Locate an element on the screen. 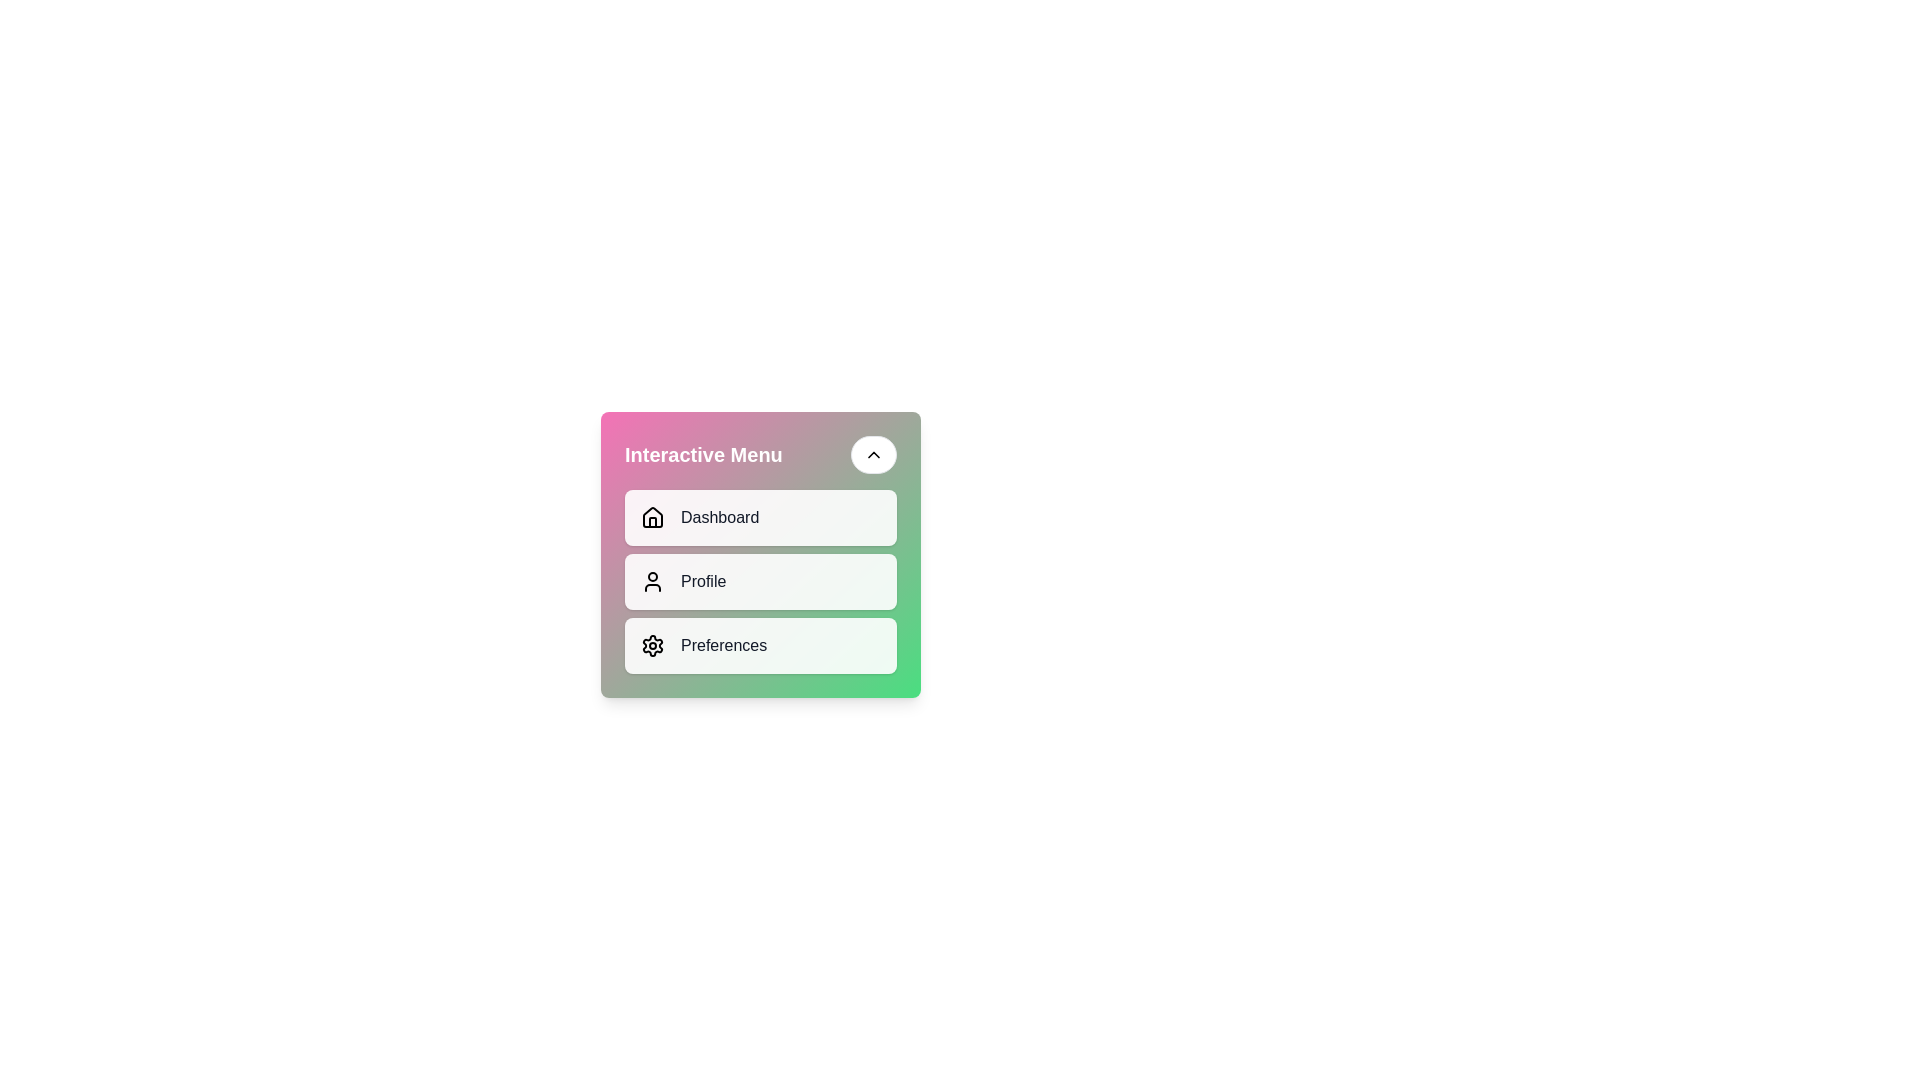 Image resolution: width=1920 pixels, height=1080 pixels. the 'Profile' button, which is a rectangular button with a white background, rounded corners, and contains a user icon and the text 'Profile', positioned vertically between the 'Dashboard' and 'Preferences' buttons is located at coordinates (760, 555).